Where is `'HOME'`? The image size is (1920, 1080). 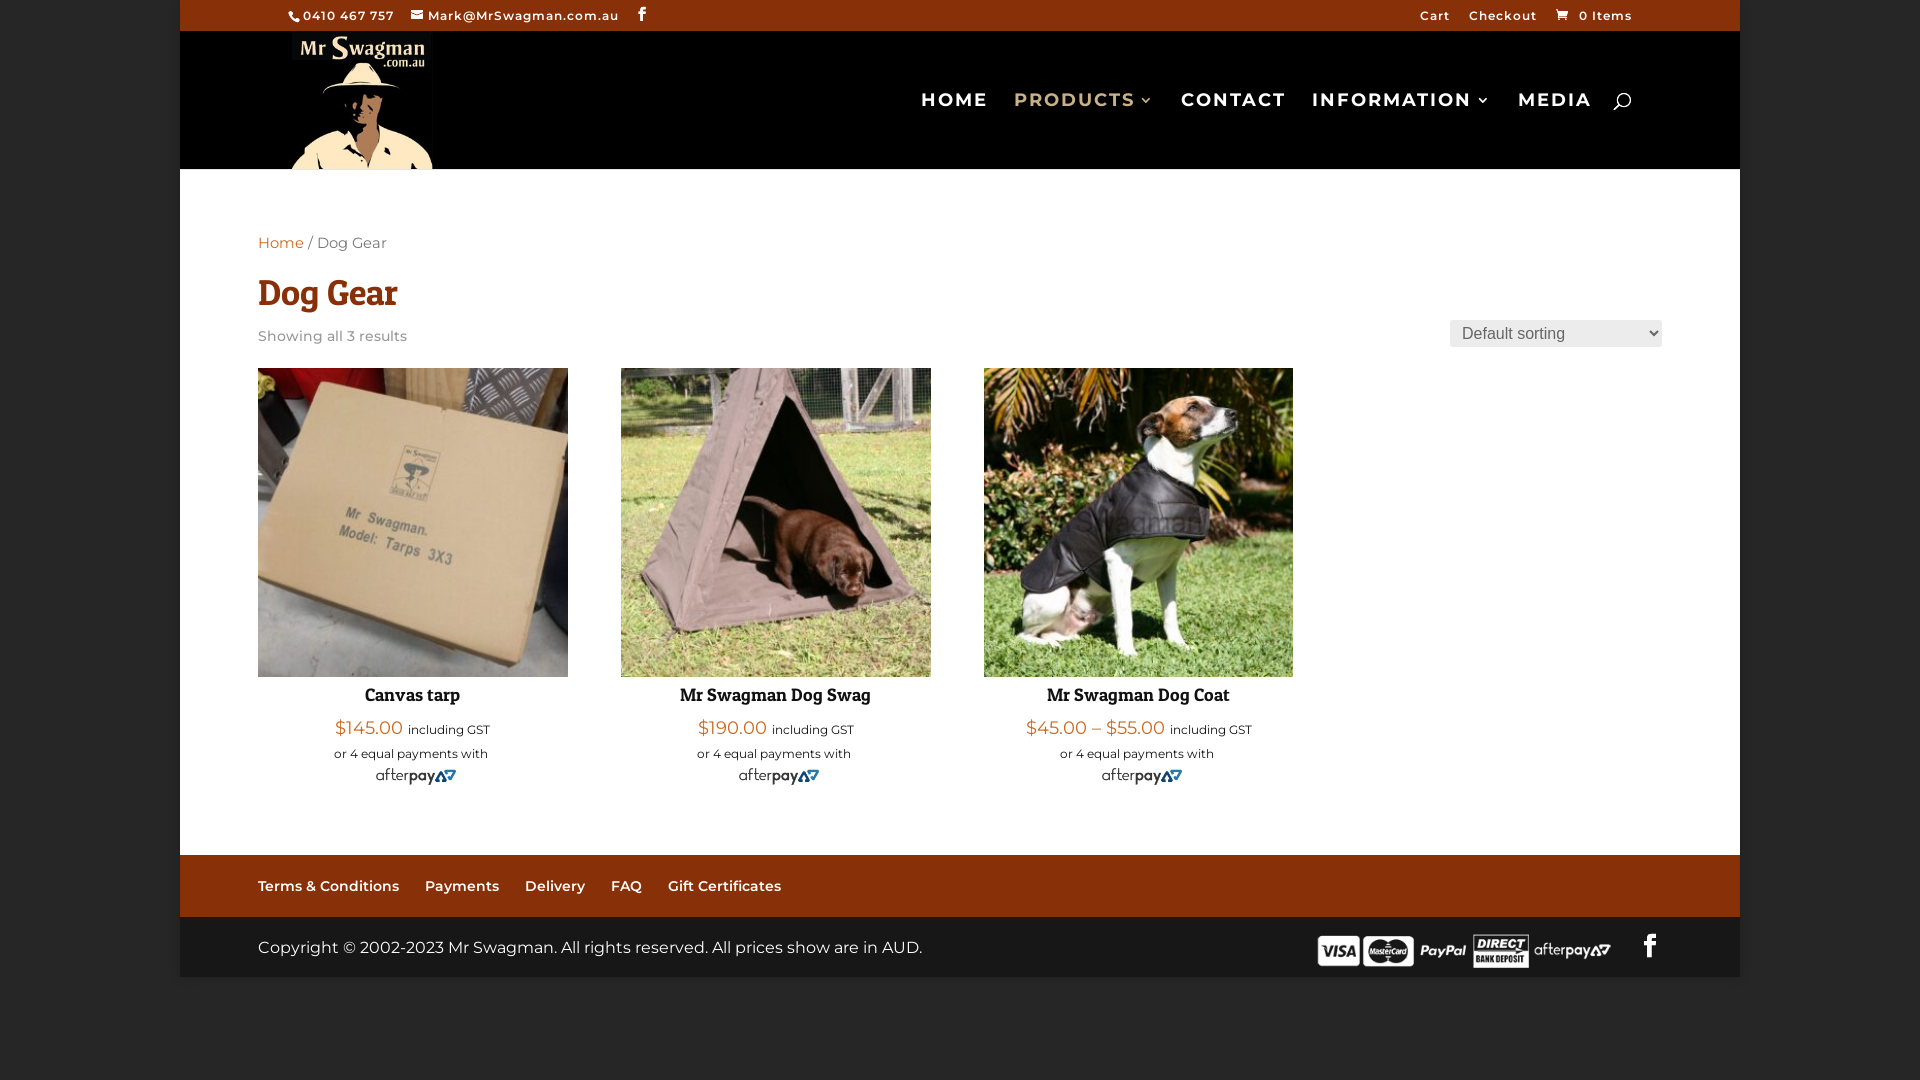 'HOME' is located at coordinates (920, 131).